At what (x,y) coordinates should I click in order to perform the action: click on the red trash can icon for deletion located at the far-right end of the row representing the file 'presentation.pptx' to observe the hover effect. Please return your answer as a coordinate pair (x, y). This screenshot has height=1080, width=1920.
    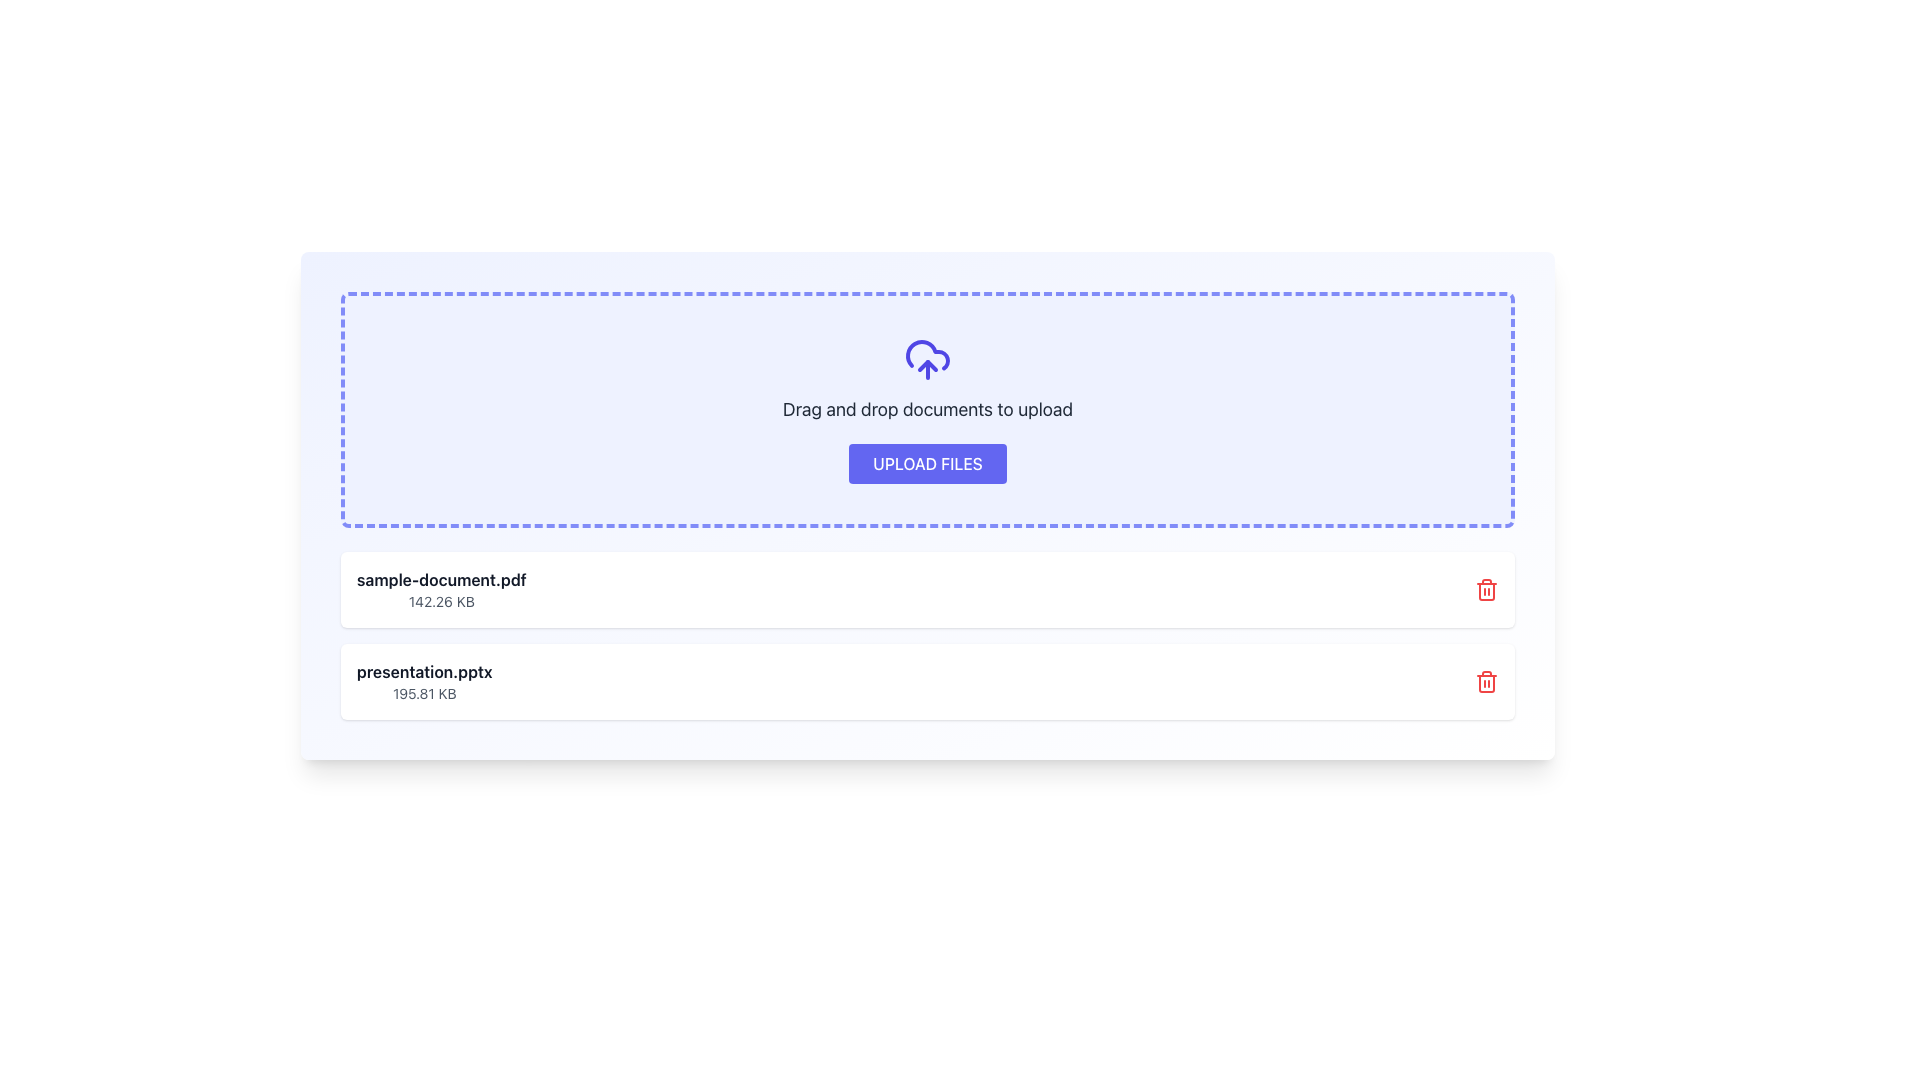
    Looking at the image, I should click on (1487, 681).